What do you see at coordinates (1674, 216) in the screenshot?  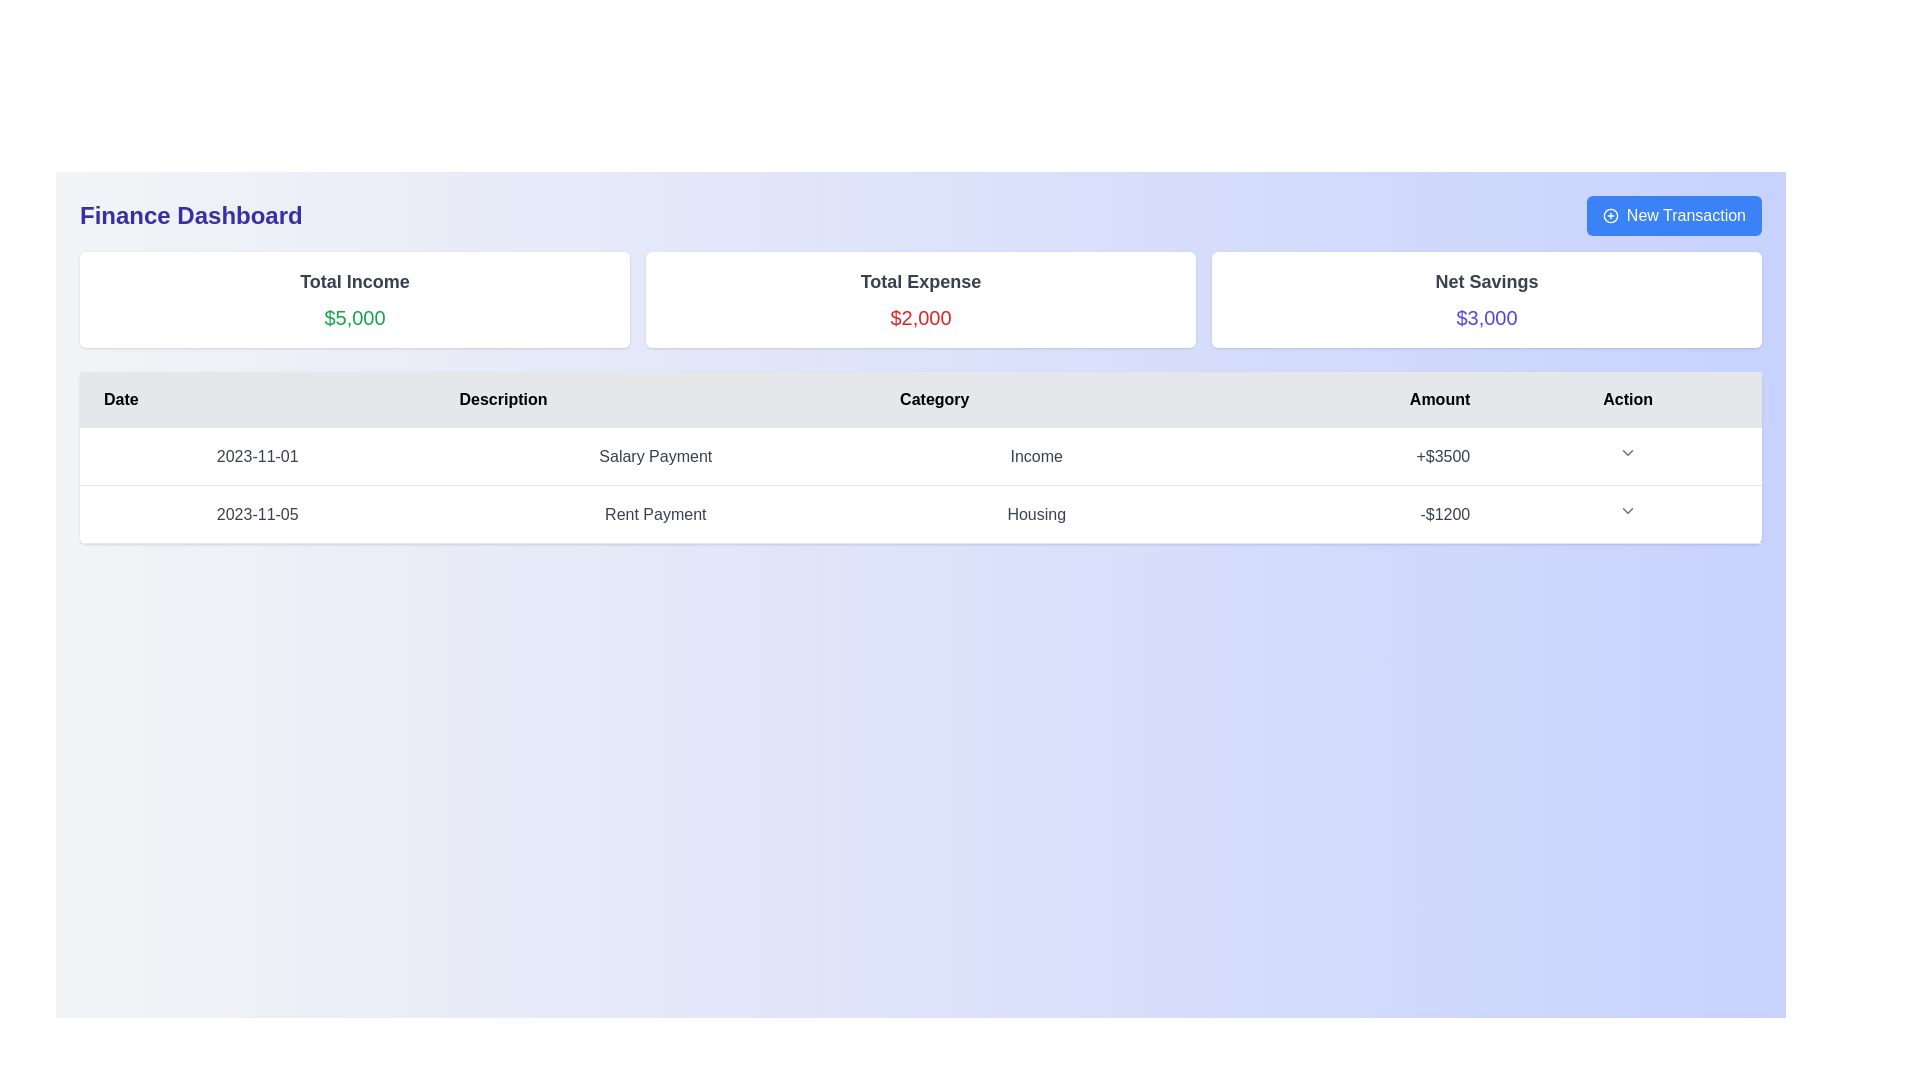 I see `keyboard navigation` at bounding box center [1674, 216].